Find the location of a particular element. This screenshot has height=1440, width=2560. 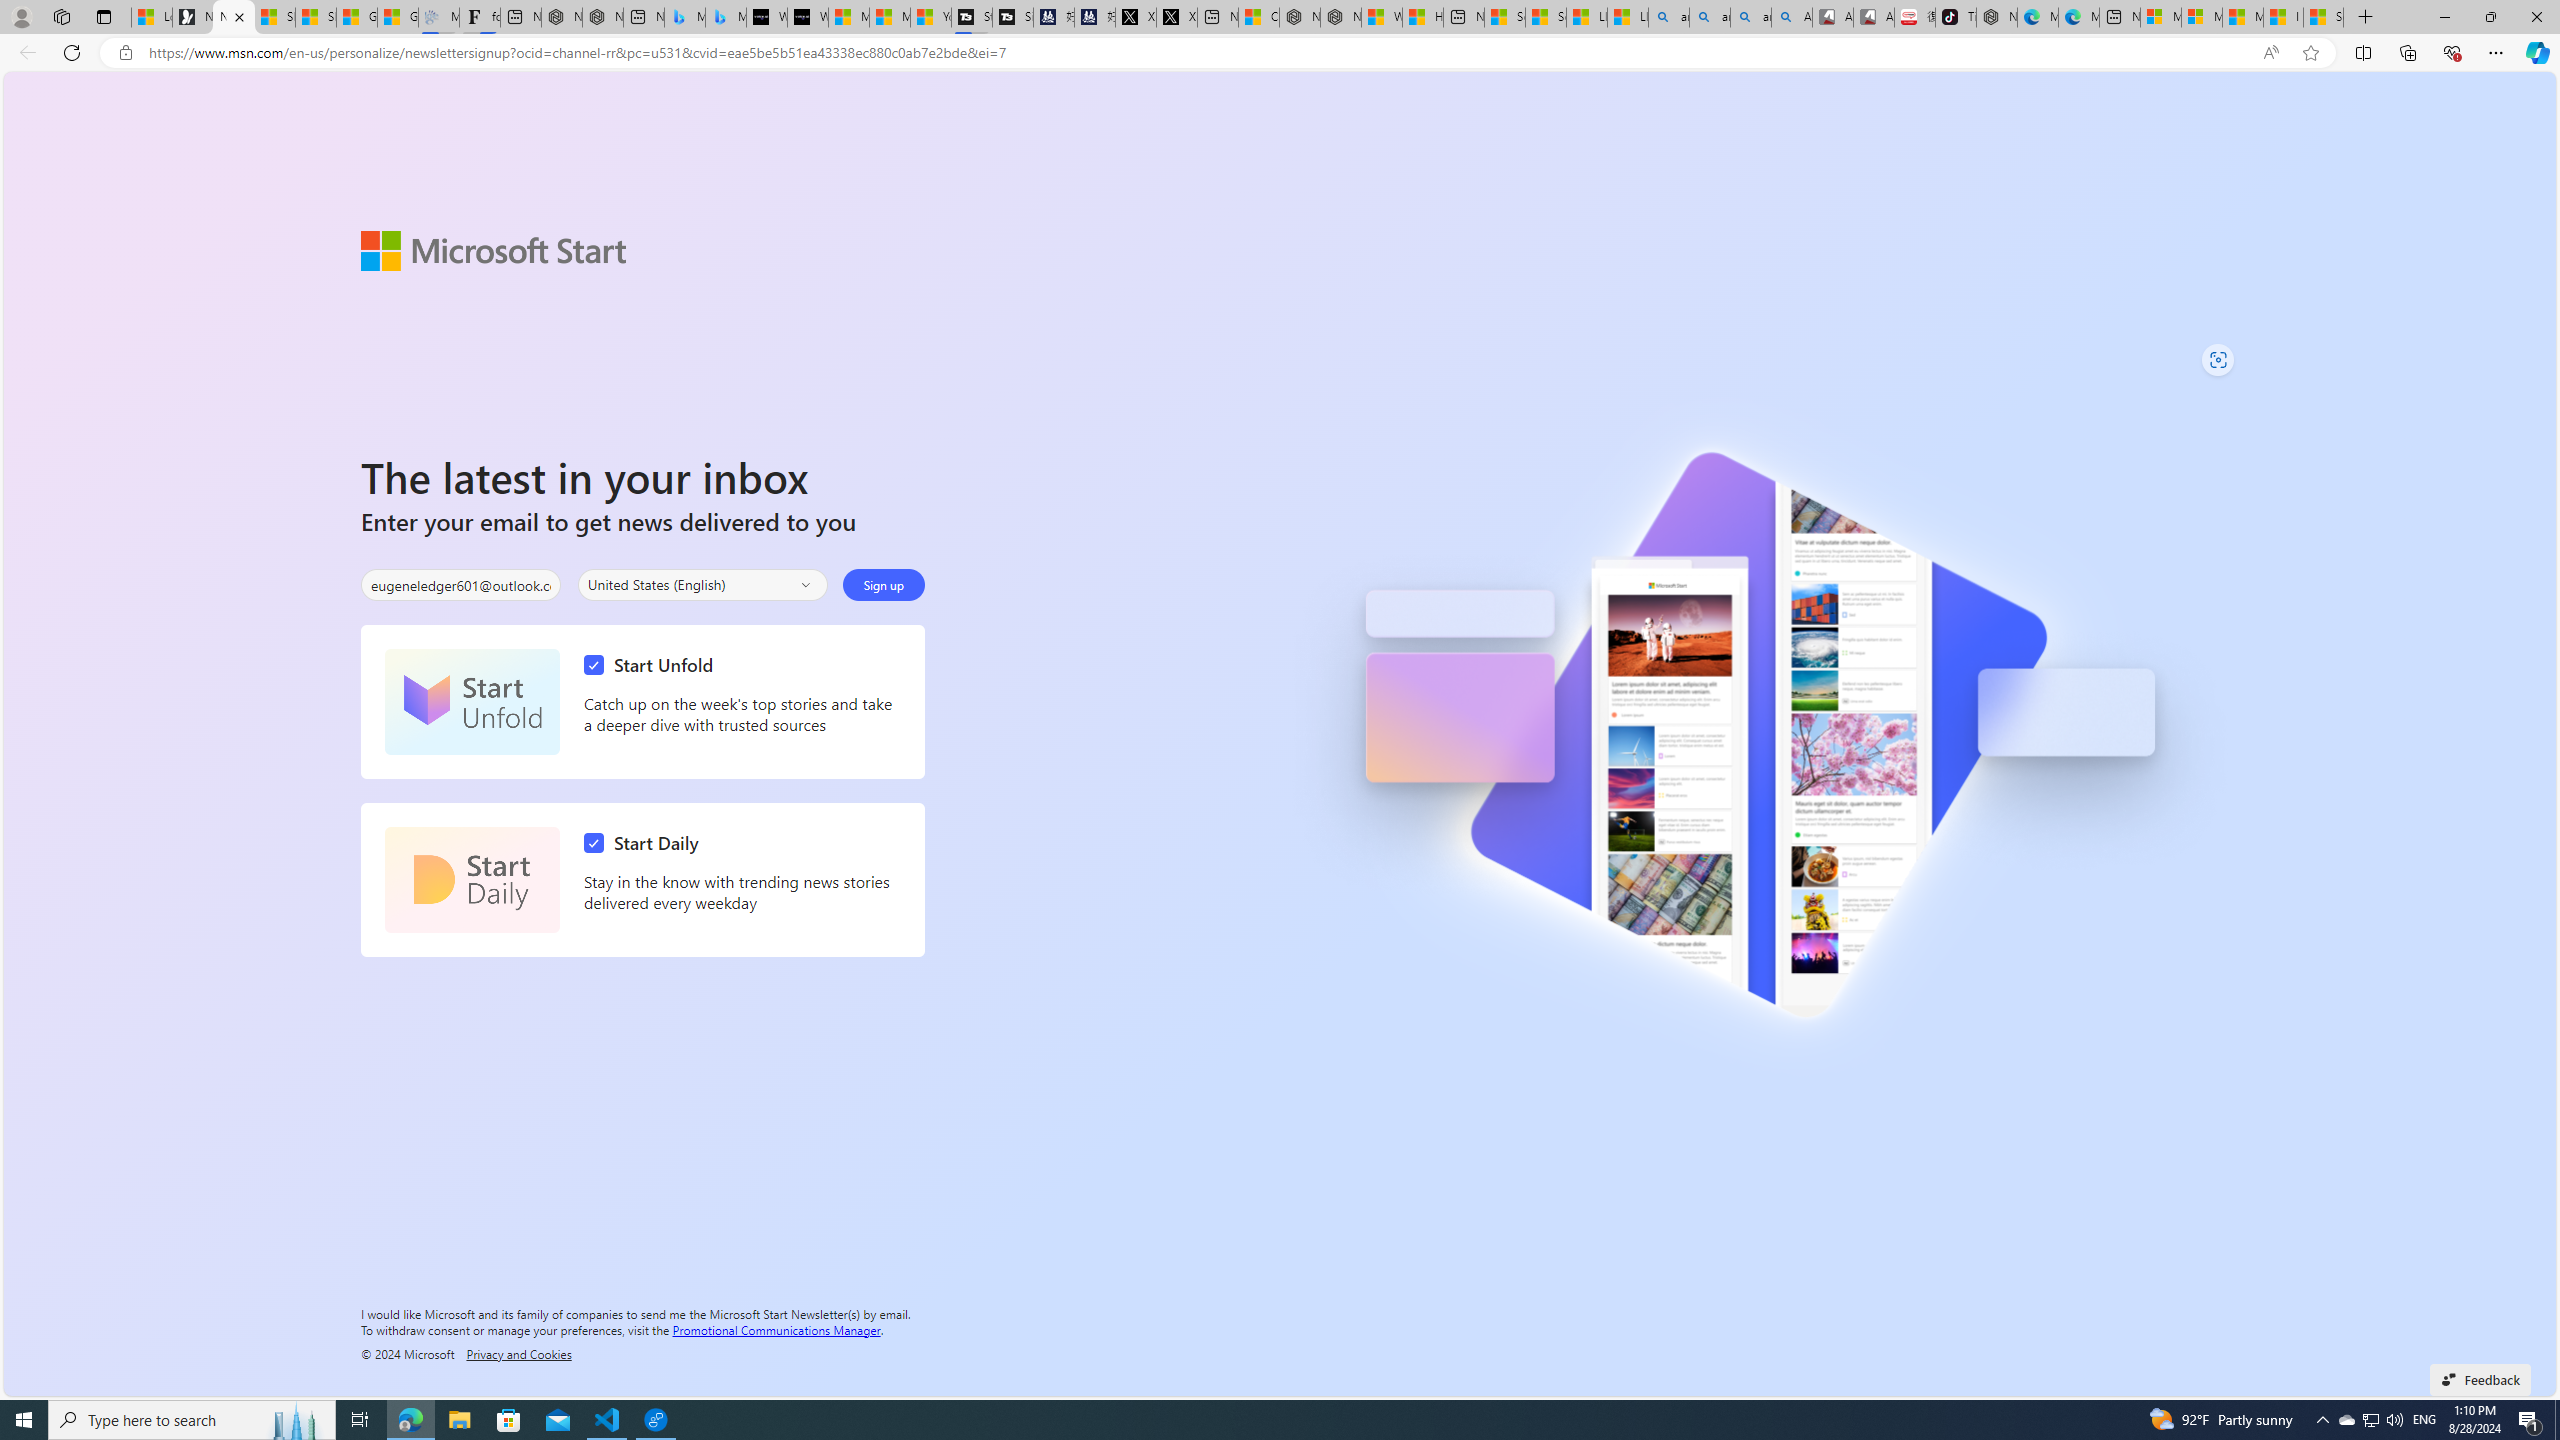

'Huge shark washes ashore at New York City beach | Watch' is located at coordinates (1422, 16).